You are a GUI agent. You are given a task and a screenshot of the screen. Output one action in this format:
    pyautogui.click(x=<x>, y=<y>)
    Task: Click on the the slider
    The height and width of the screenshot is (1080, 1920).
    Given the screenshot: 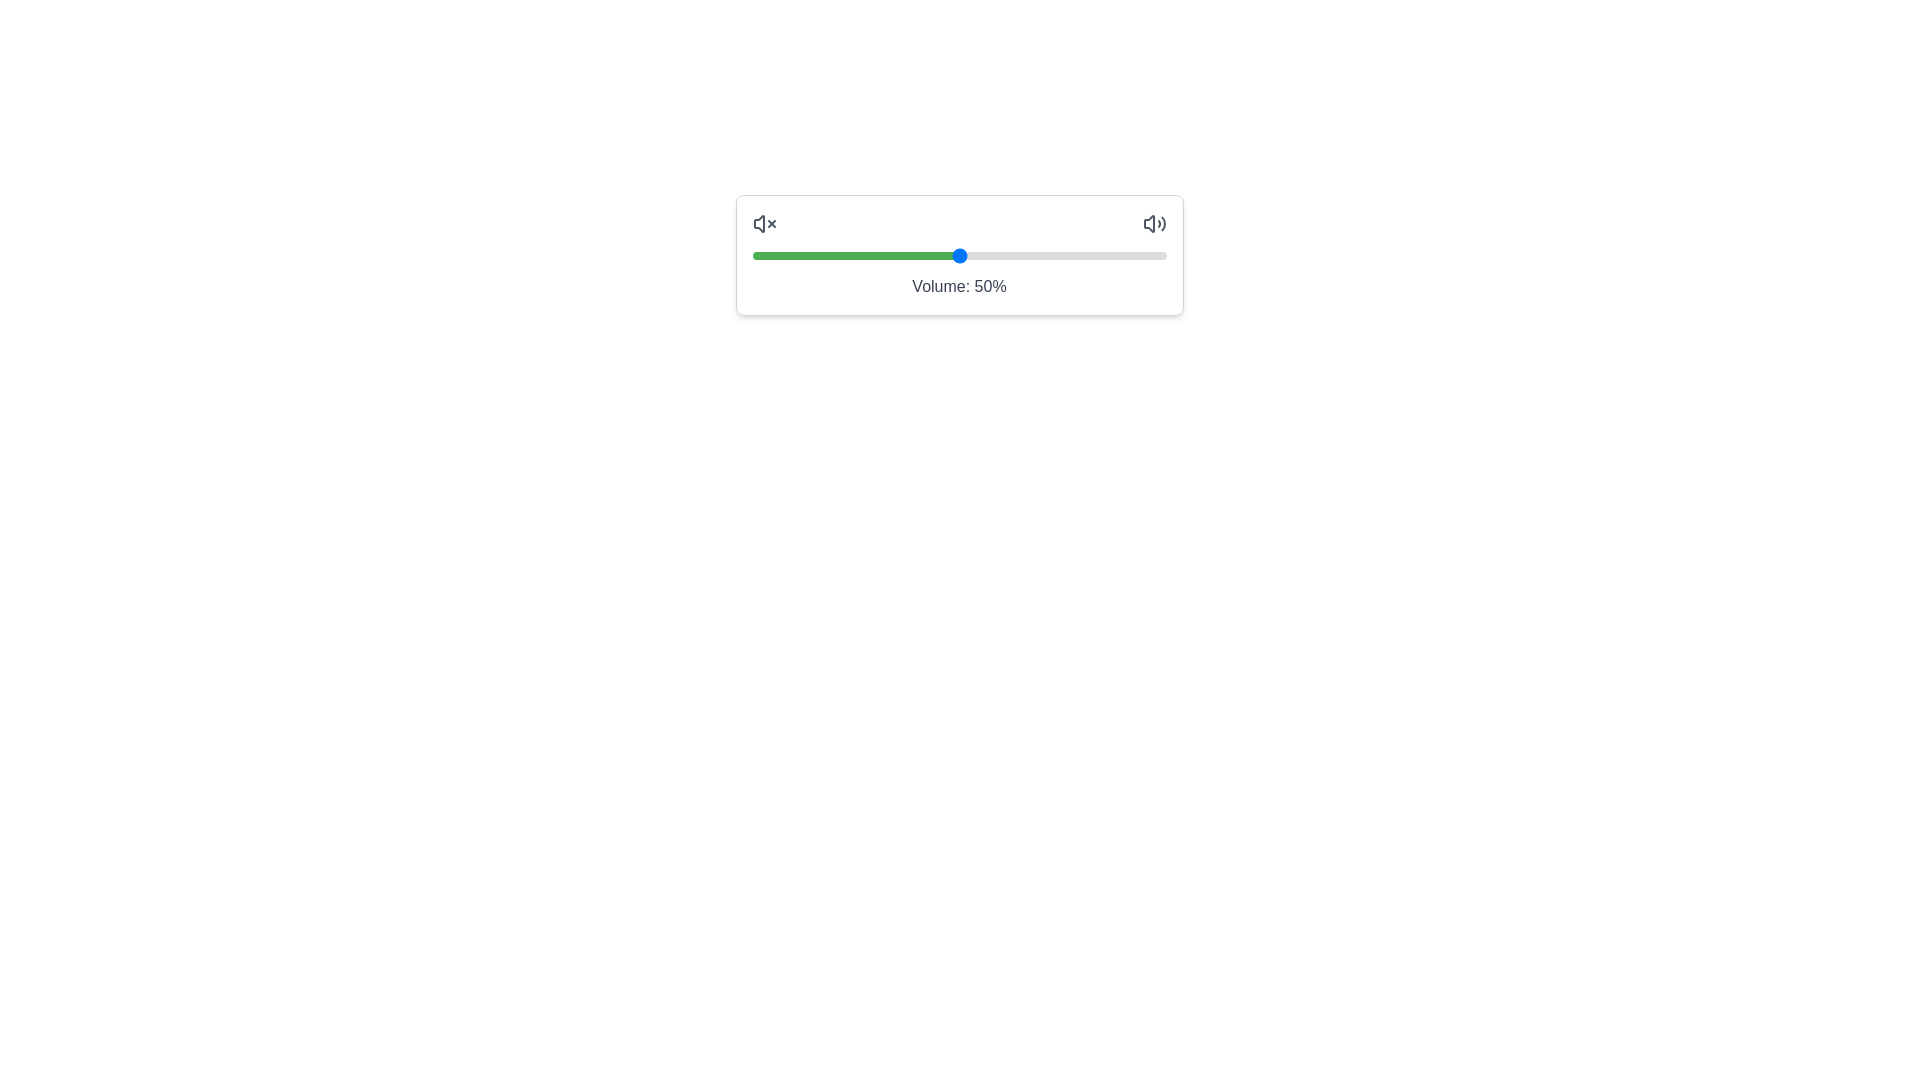 What is the action you would take?
    pyautogui.click(x=1049, y=254)
    